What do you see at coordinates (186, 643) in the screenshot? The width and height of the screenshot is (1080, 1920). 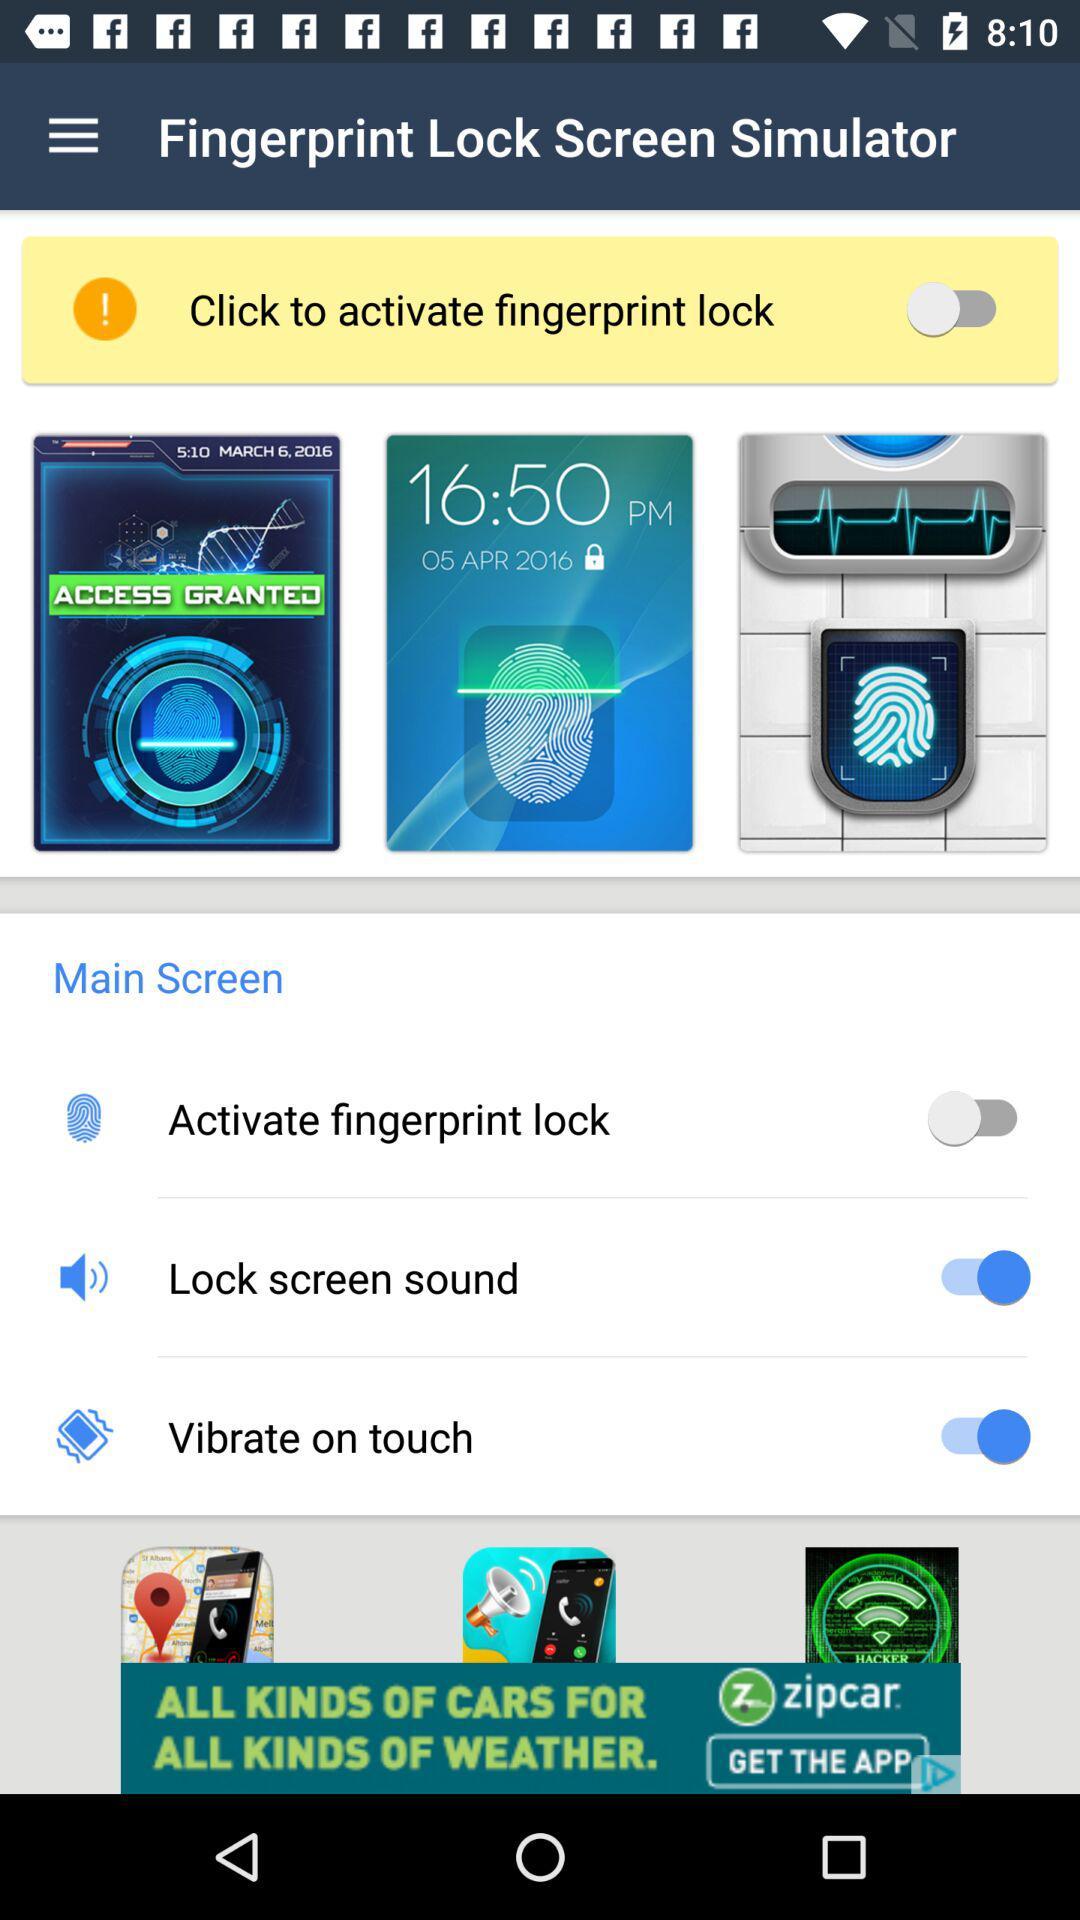 I see `fingerprint button` at bounding box center [186, 643].